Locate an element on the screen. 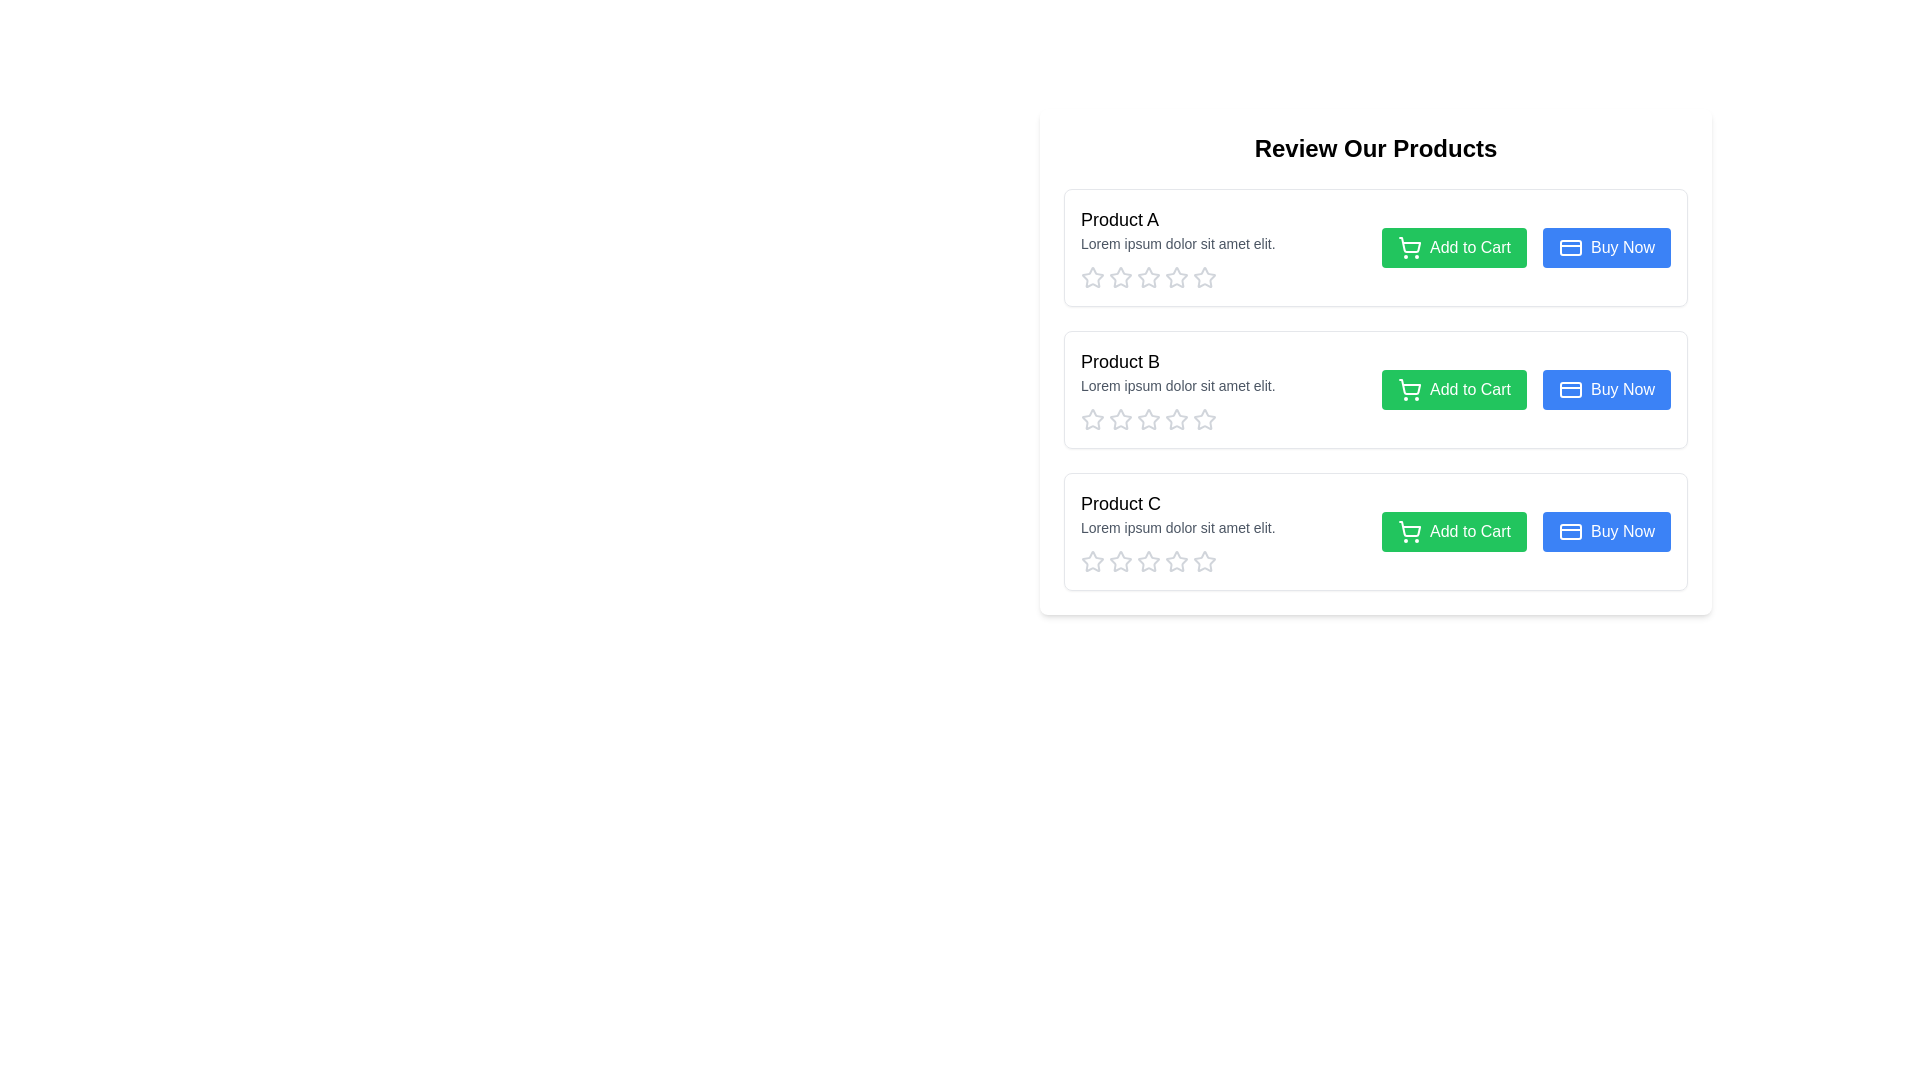  the shopping cart icon, which is part of the 'Add to Cart' button for 'Product B', to trigger a tooltip or visual effect is located at coordinates (1409, 389).